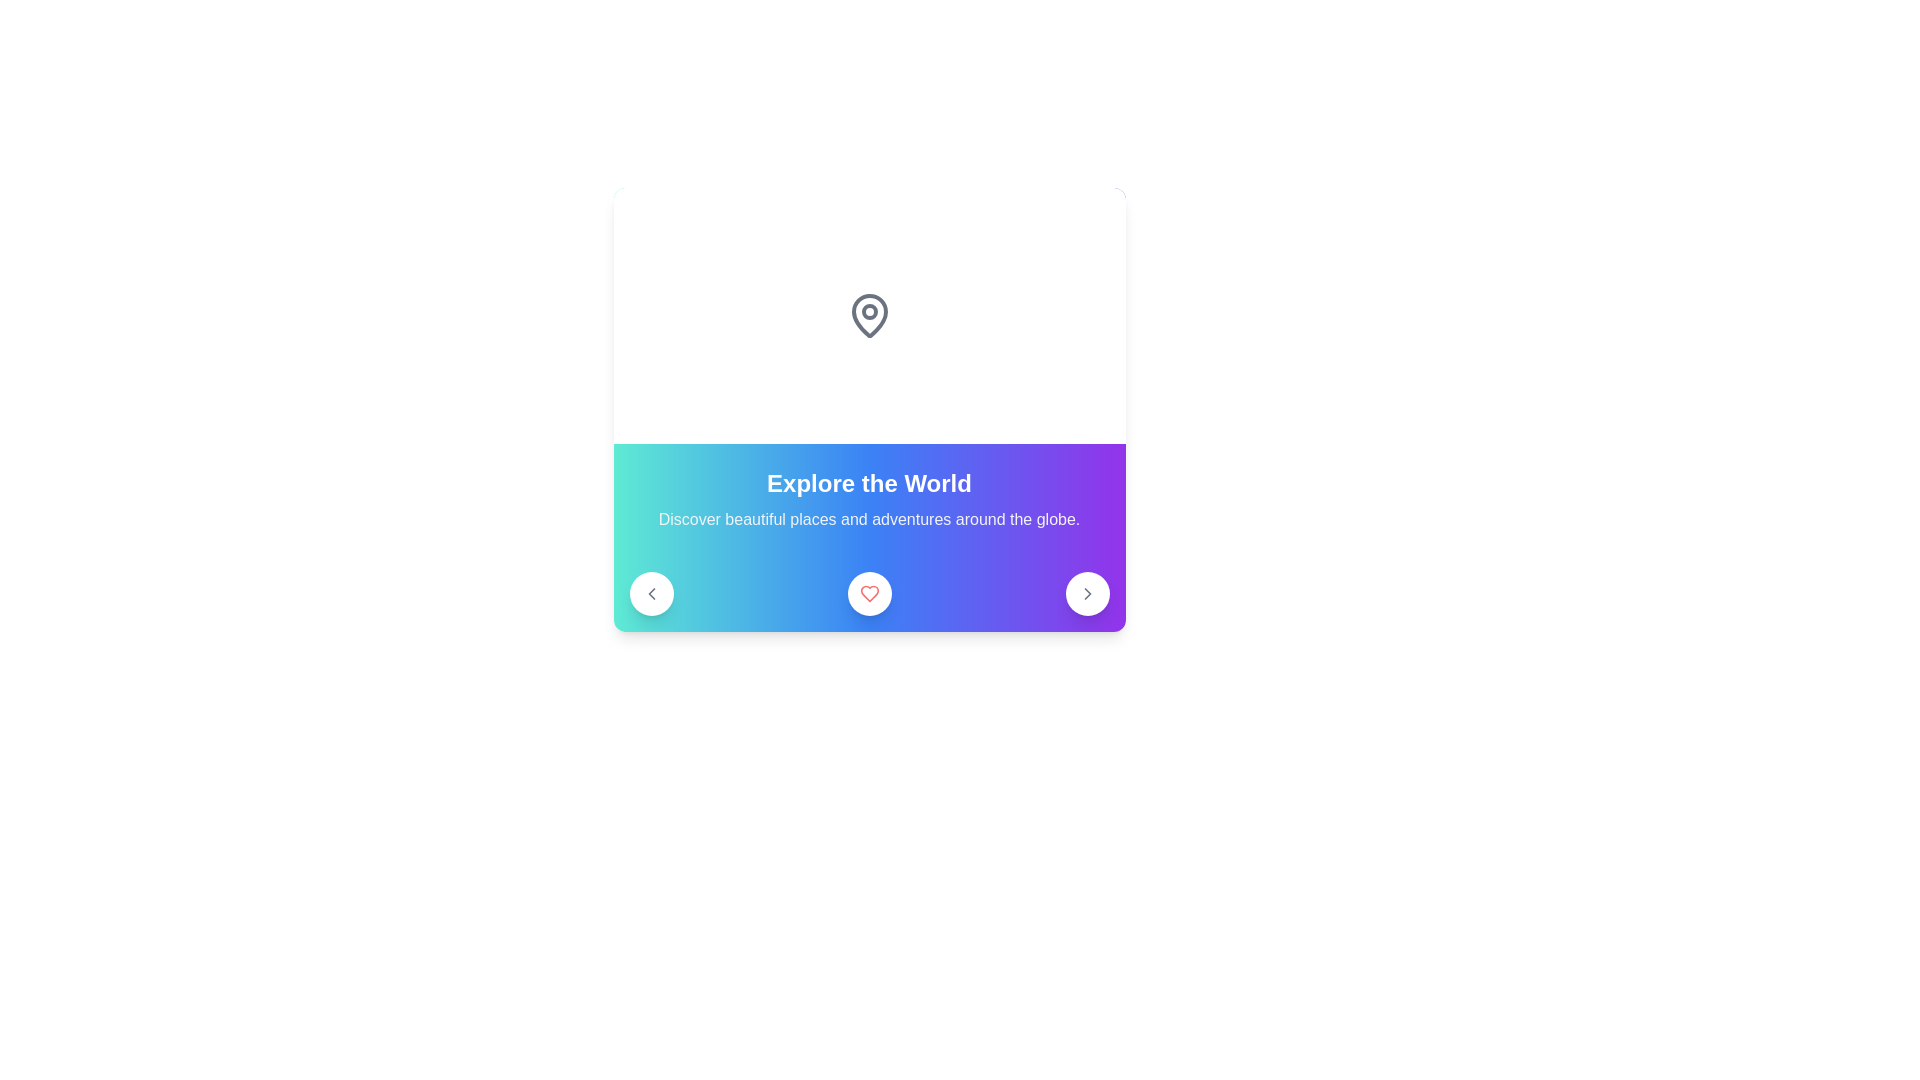  Describe the element at coordinates (869, 519) in the screenshot. I see `text content of the centered text snippet that says 'Discover beautiful places and adventures around the globe.' located below the 'Explore the World' heading` at that location.